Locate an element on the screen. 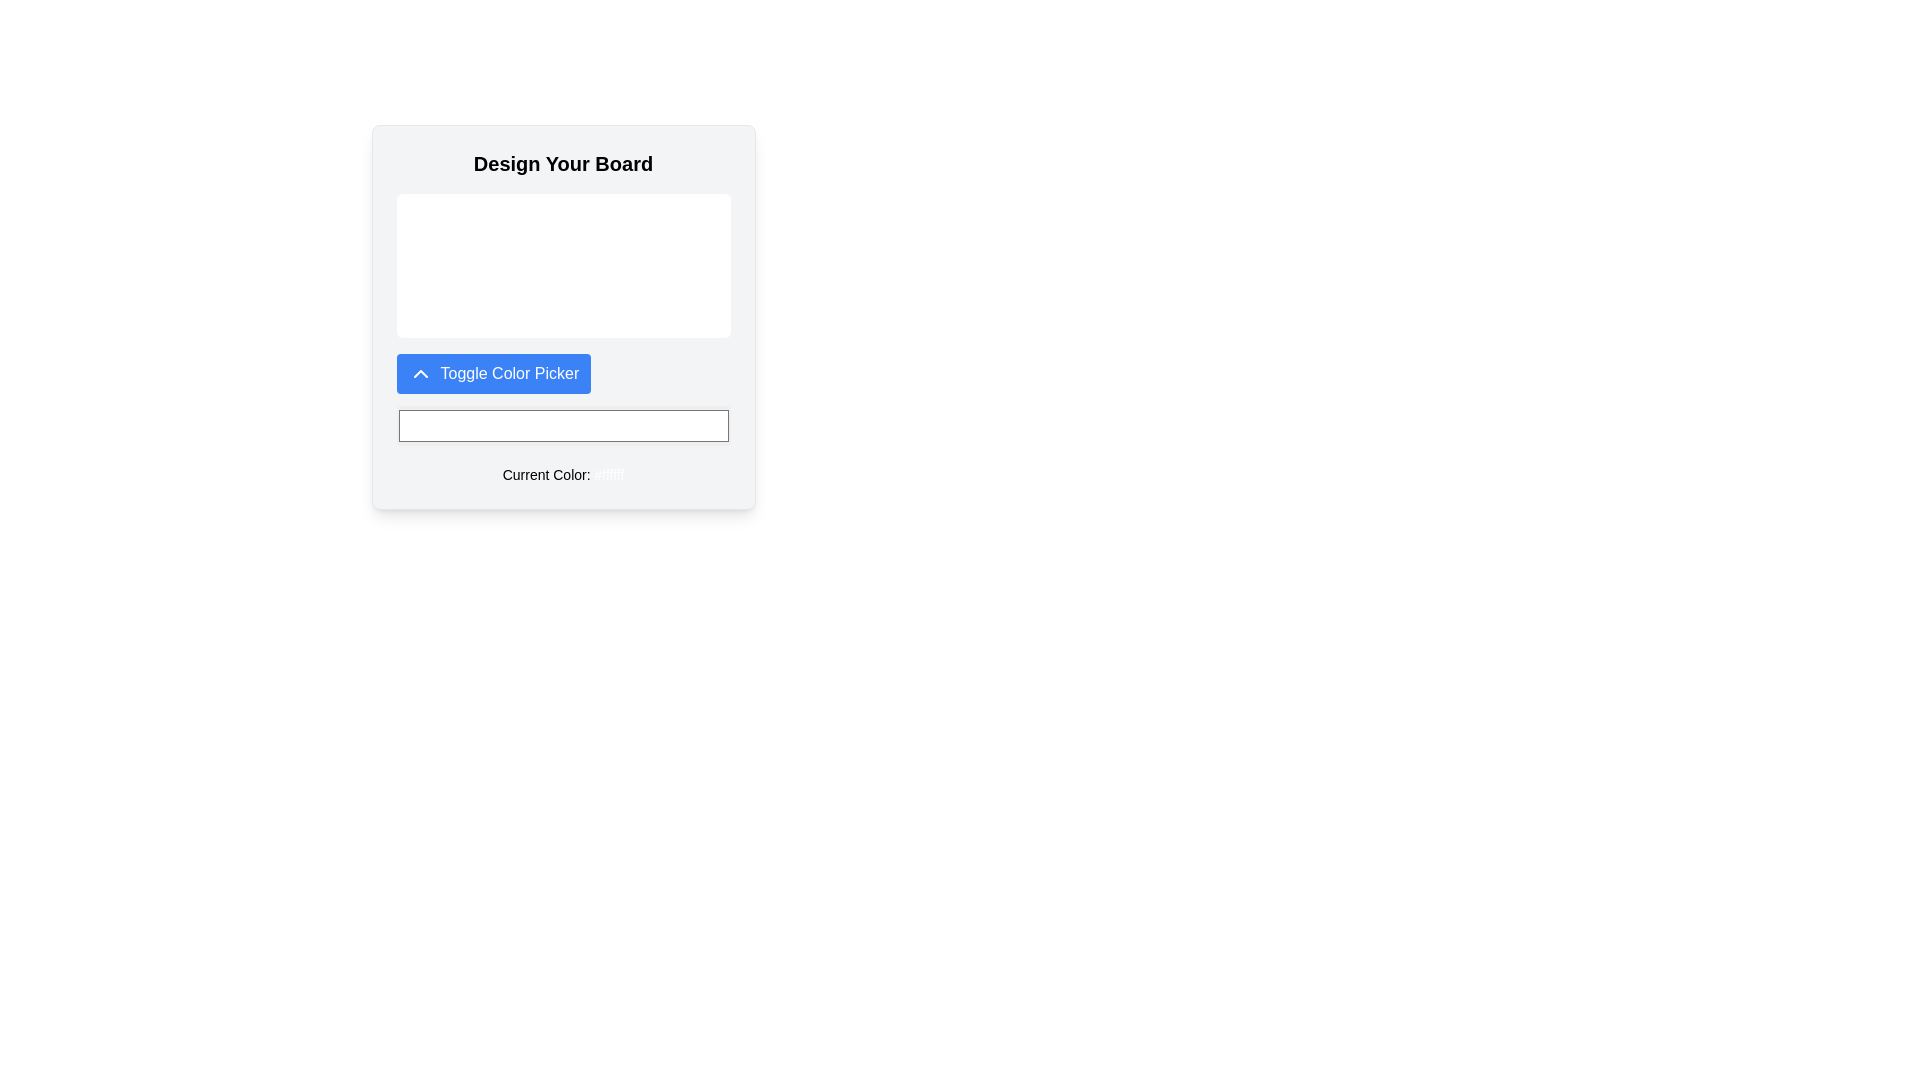 The height and width of the screenshot is (1080, 1920). the empty Color input field, which is rectangular with rounded corners and a white background is located at coordinates (562, 424).